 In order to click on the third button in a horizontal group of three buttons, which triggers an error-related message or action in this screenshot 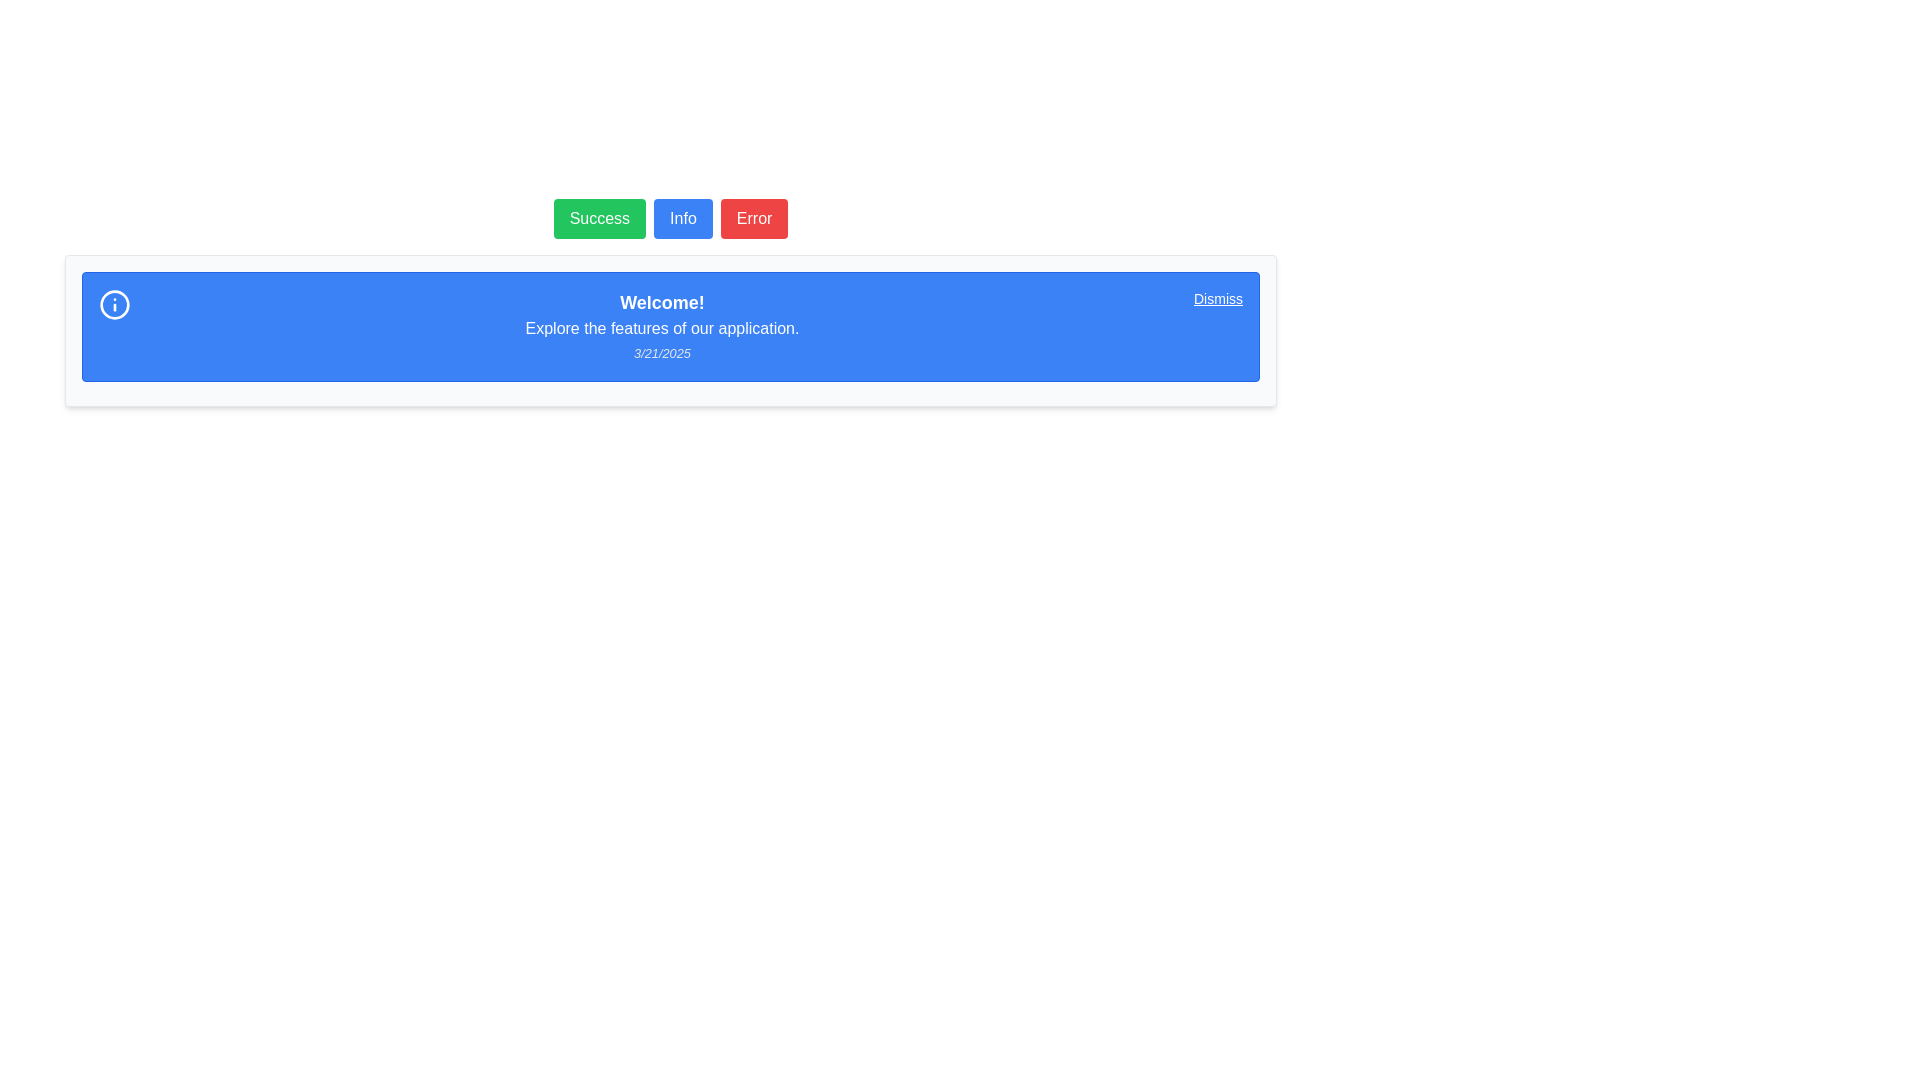, I will do `click(753, 219)`.